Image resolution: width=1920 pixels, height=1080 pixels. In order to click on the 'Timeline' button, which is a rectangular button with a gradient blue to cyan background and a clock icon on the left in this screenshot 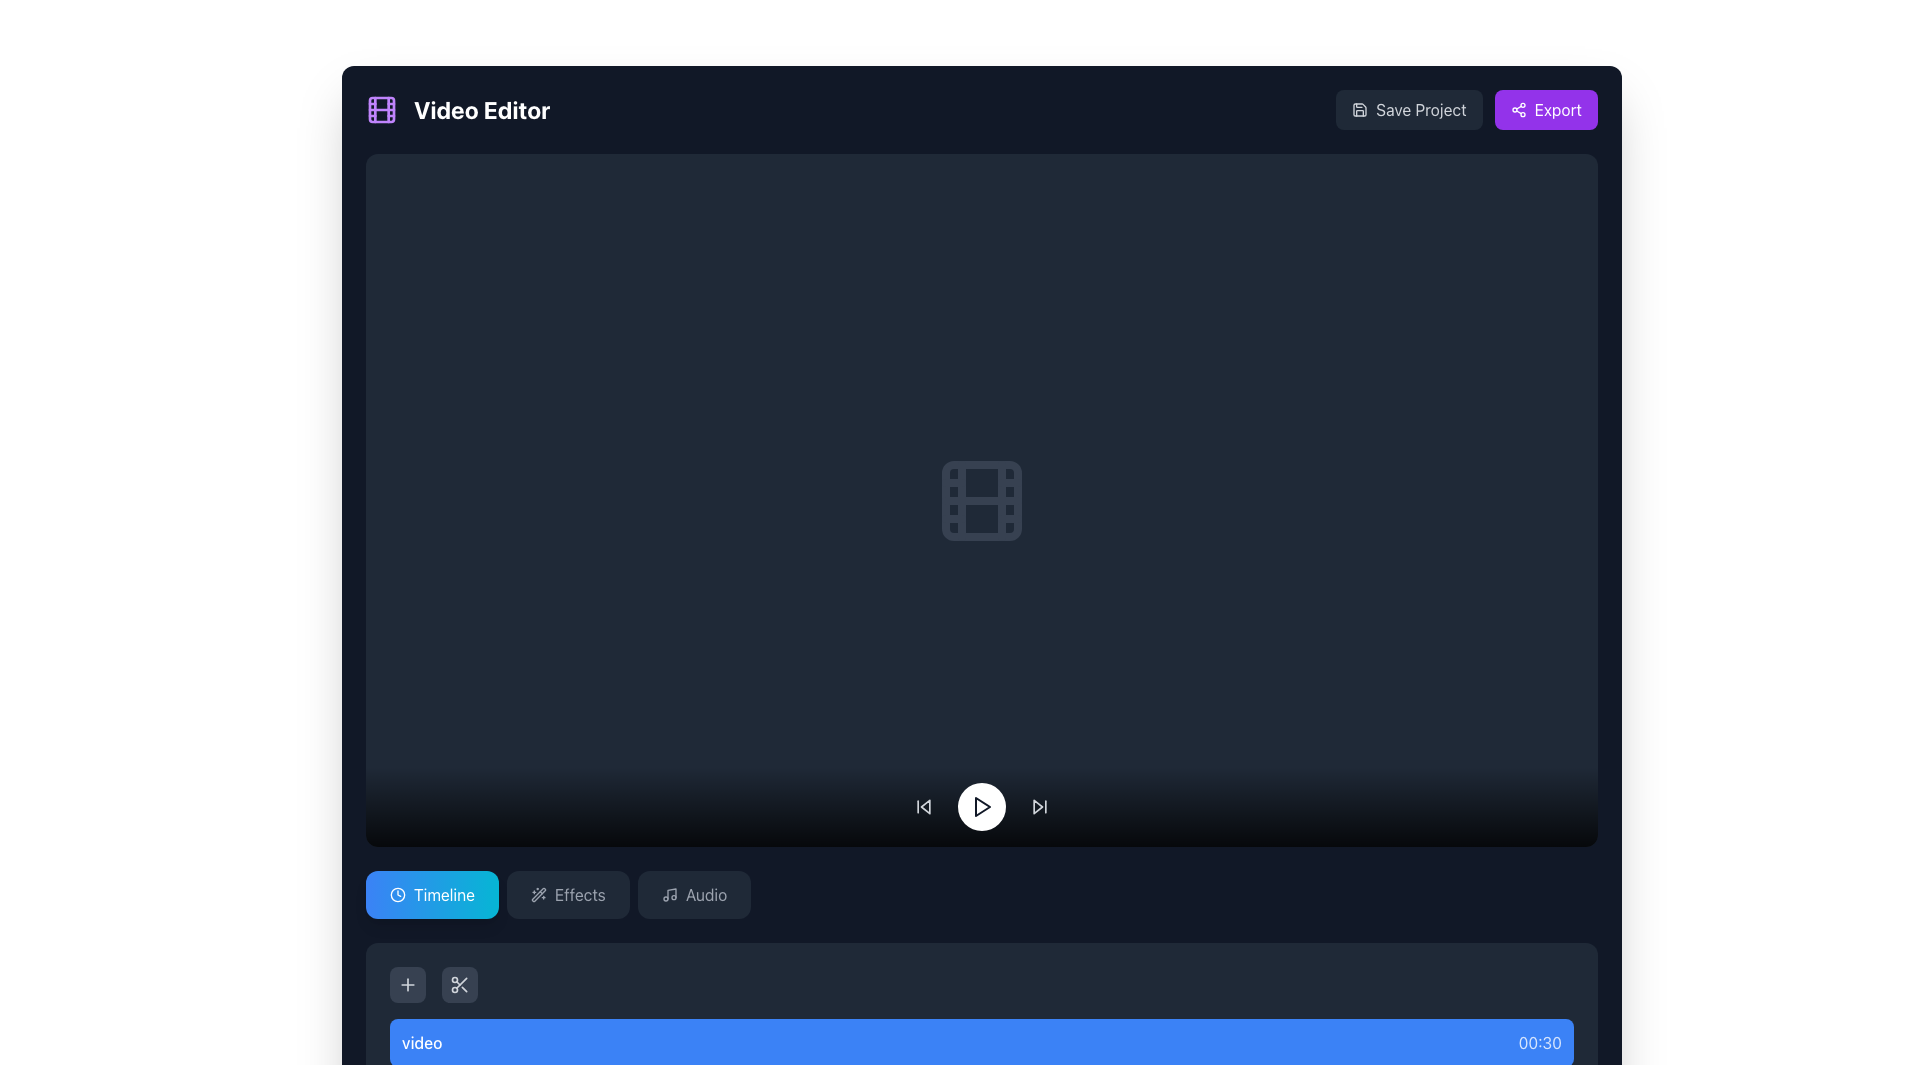, I will do `click(431, 893)`.